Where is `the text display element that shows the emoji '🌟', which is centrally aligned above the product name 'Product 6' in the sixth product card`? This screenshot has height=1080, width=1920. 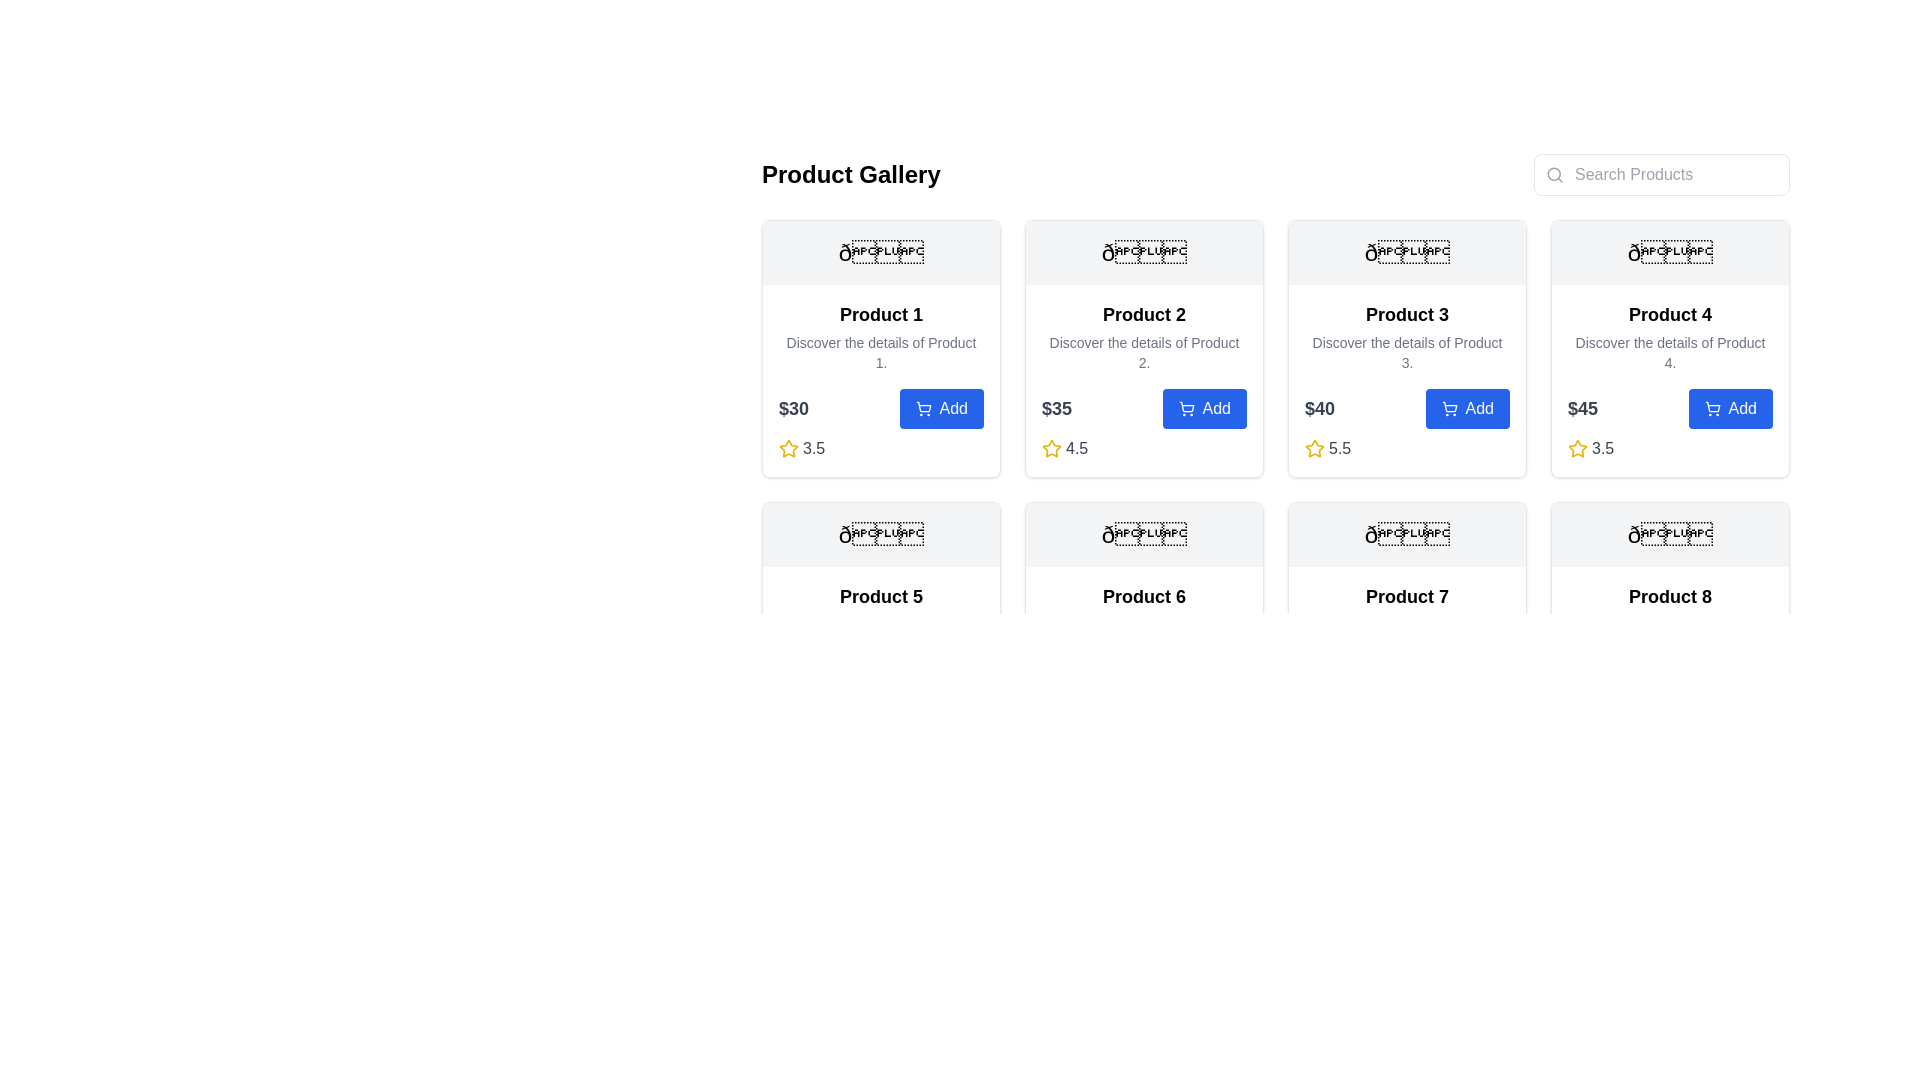 the text display element that shows the emoji '🌟', which is centrally aligned above the product name 'Product 6' in the sixth product card is located at coordinates (1144, 534).